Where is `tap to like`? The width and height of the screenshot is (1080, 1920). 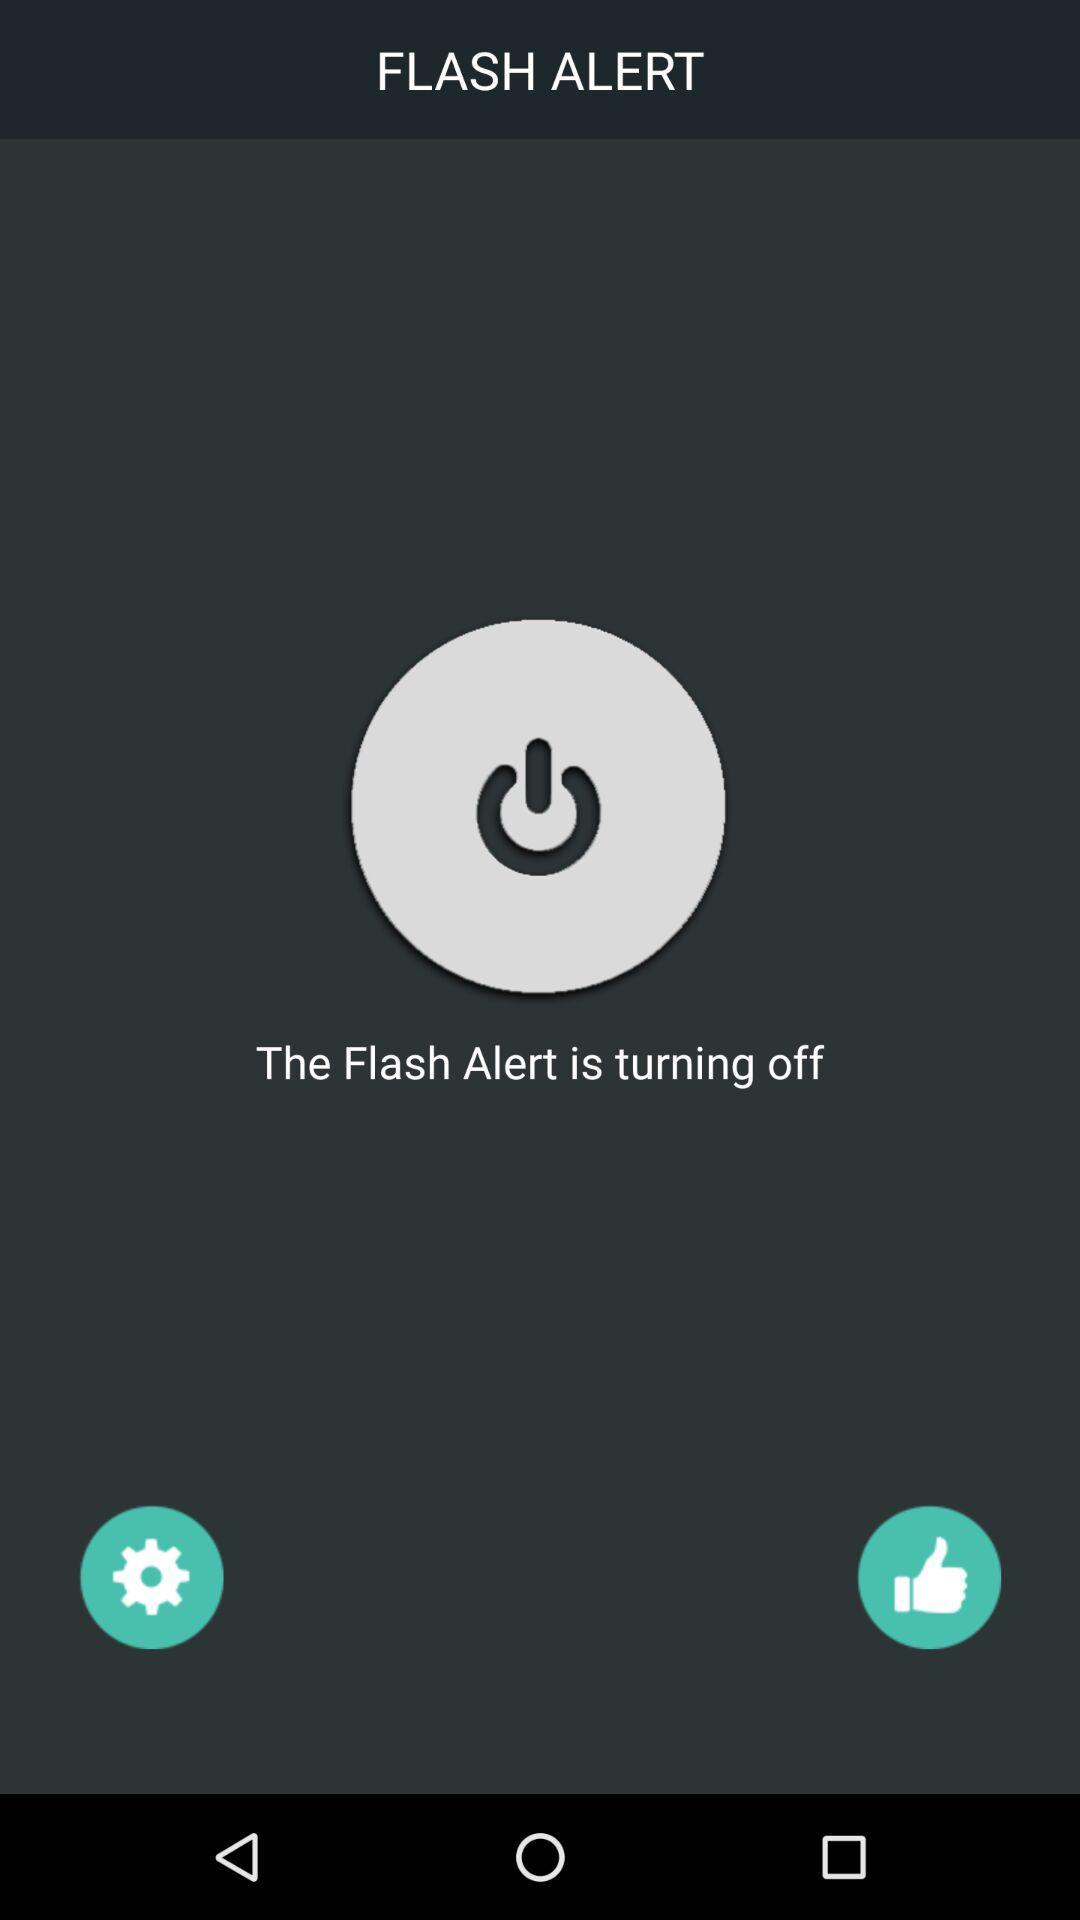
tap to like is located at coordinates (928, 1575).